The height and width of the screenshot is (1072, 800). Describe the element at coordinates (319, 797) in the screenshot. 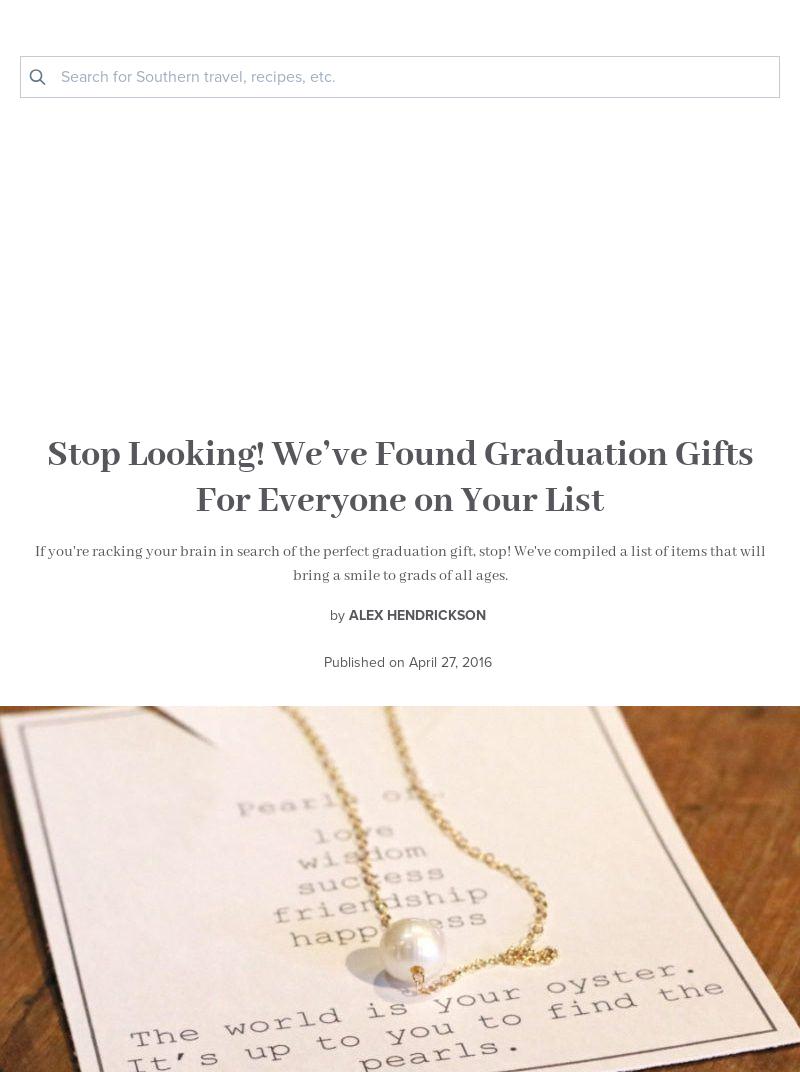

I see `'@styleblueprintnville'` at that location.